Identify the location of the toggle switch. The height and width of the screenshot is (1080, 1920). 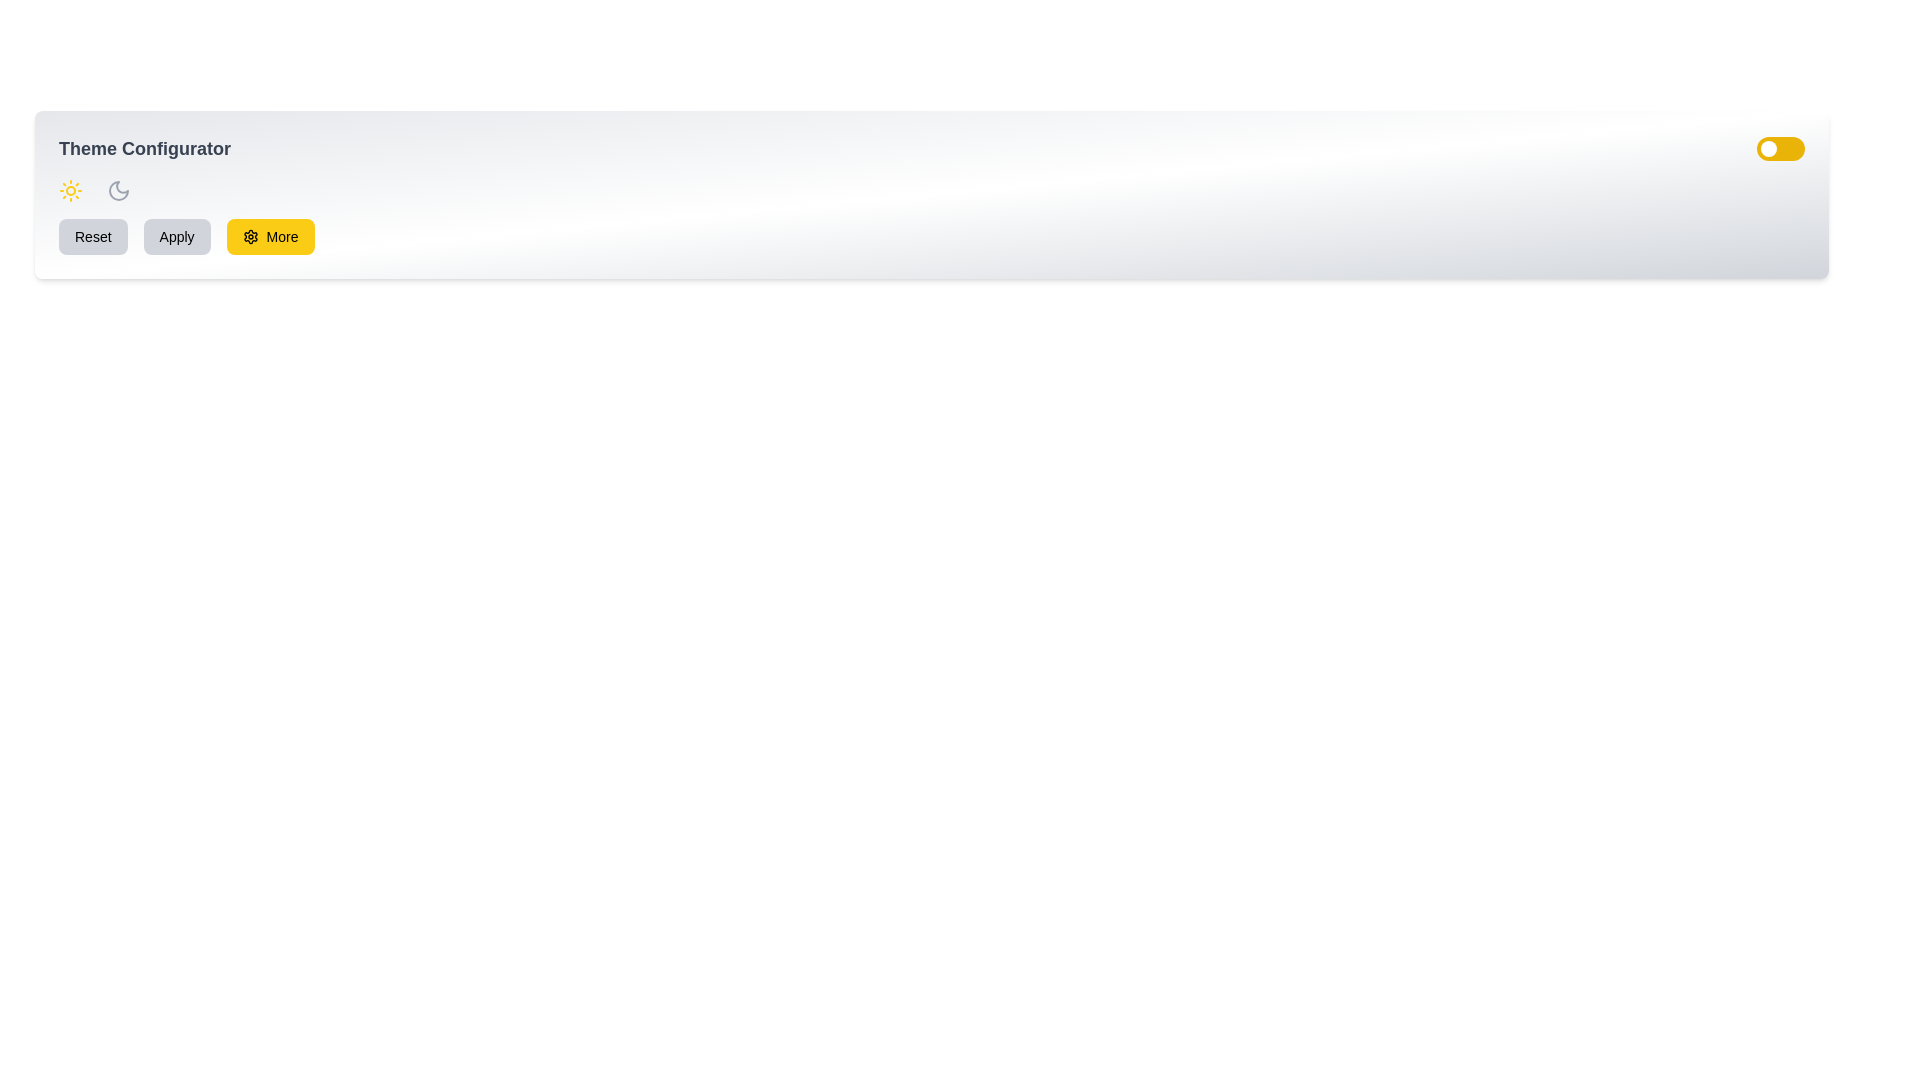
(1763, 148).